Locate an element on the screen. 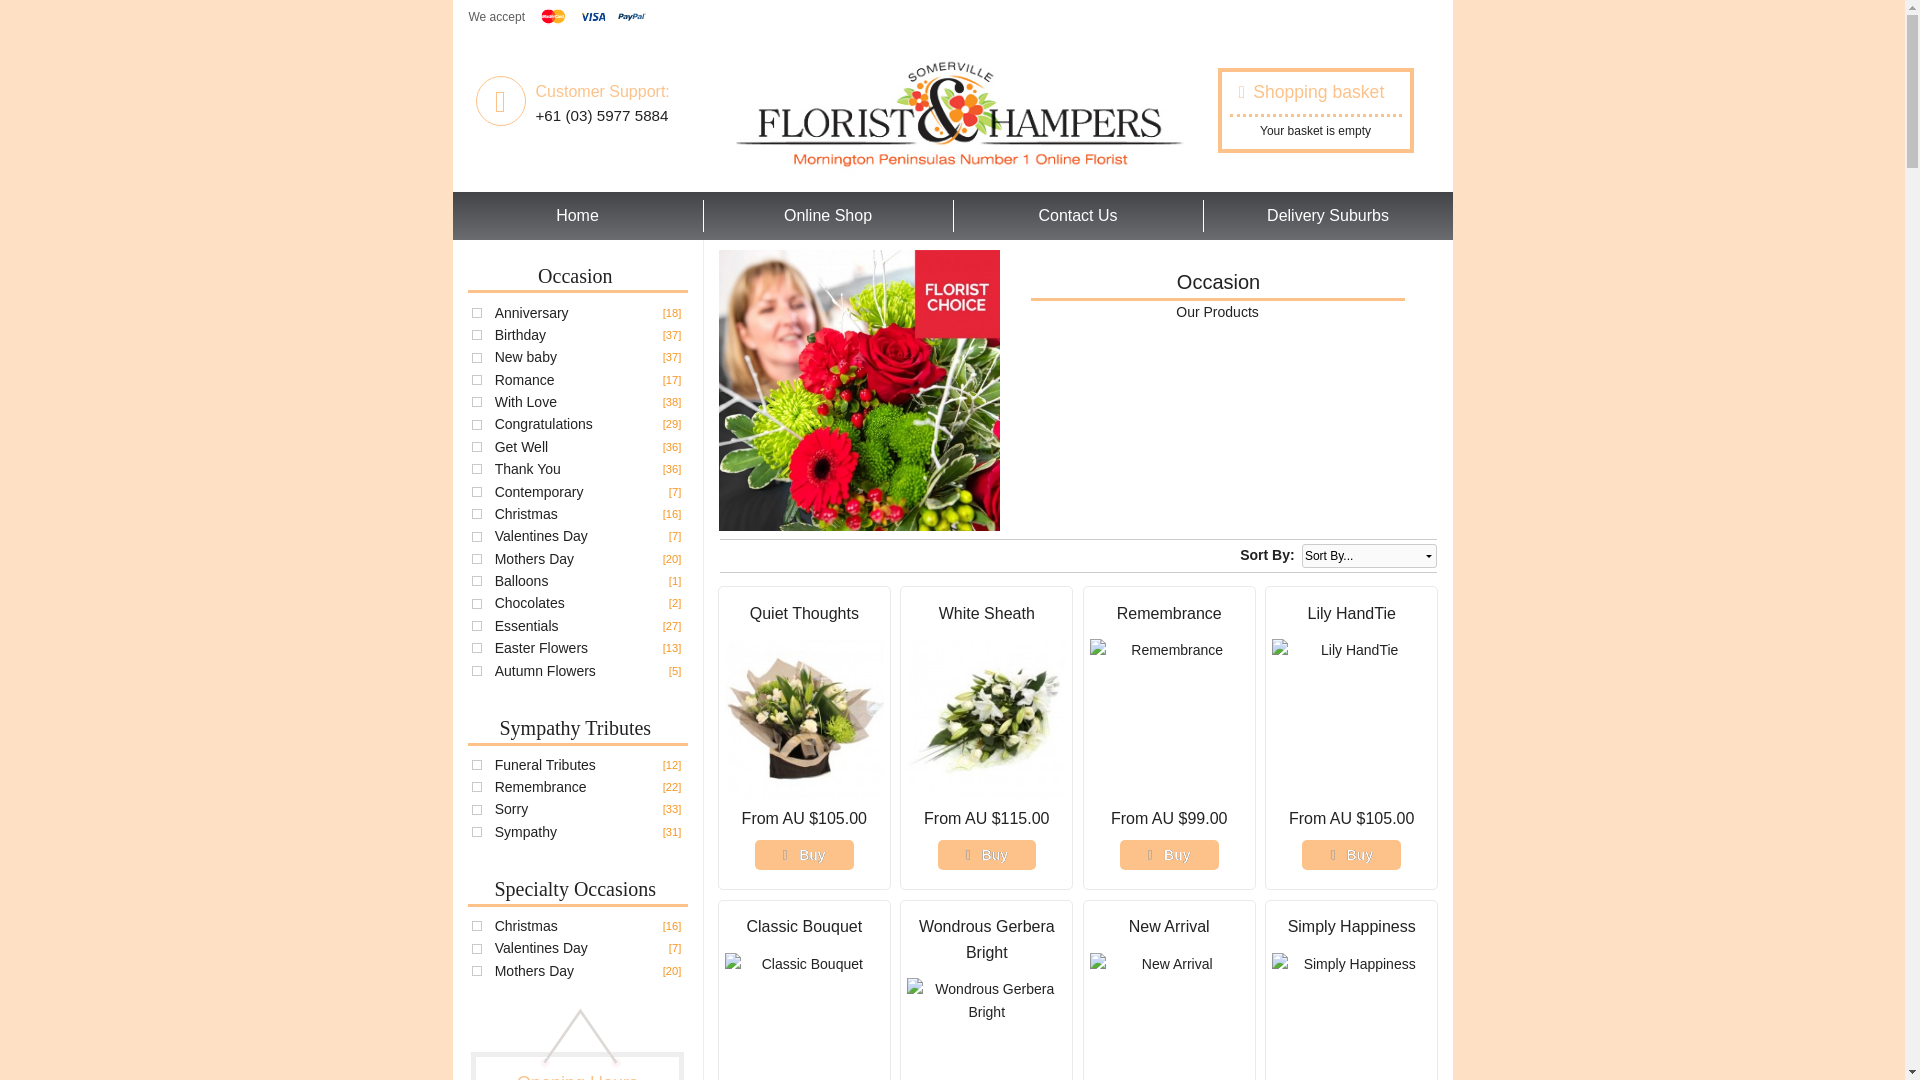 The width and height of the screenshot is (1920, 1080). '  Buy' is located at coordinates (804, 855).